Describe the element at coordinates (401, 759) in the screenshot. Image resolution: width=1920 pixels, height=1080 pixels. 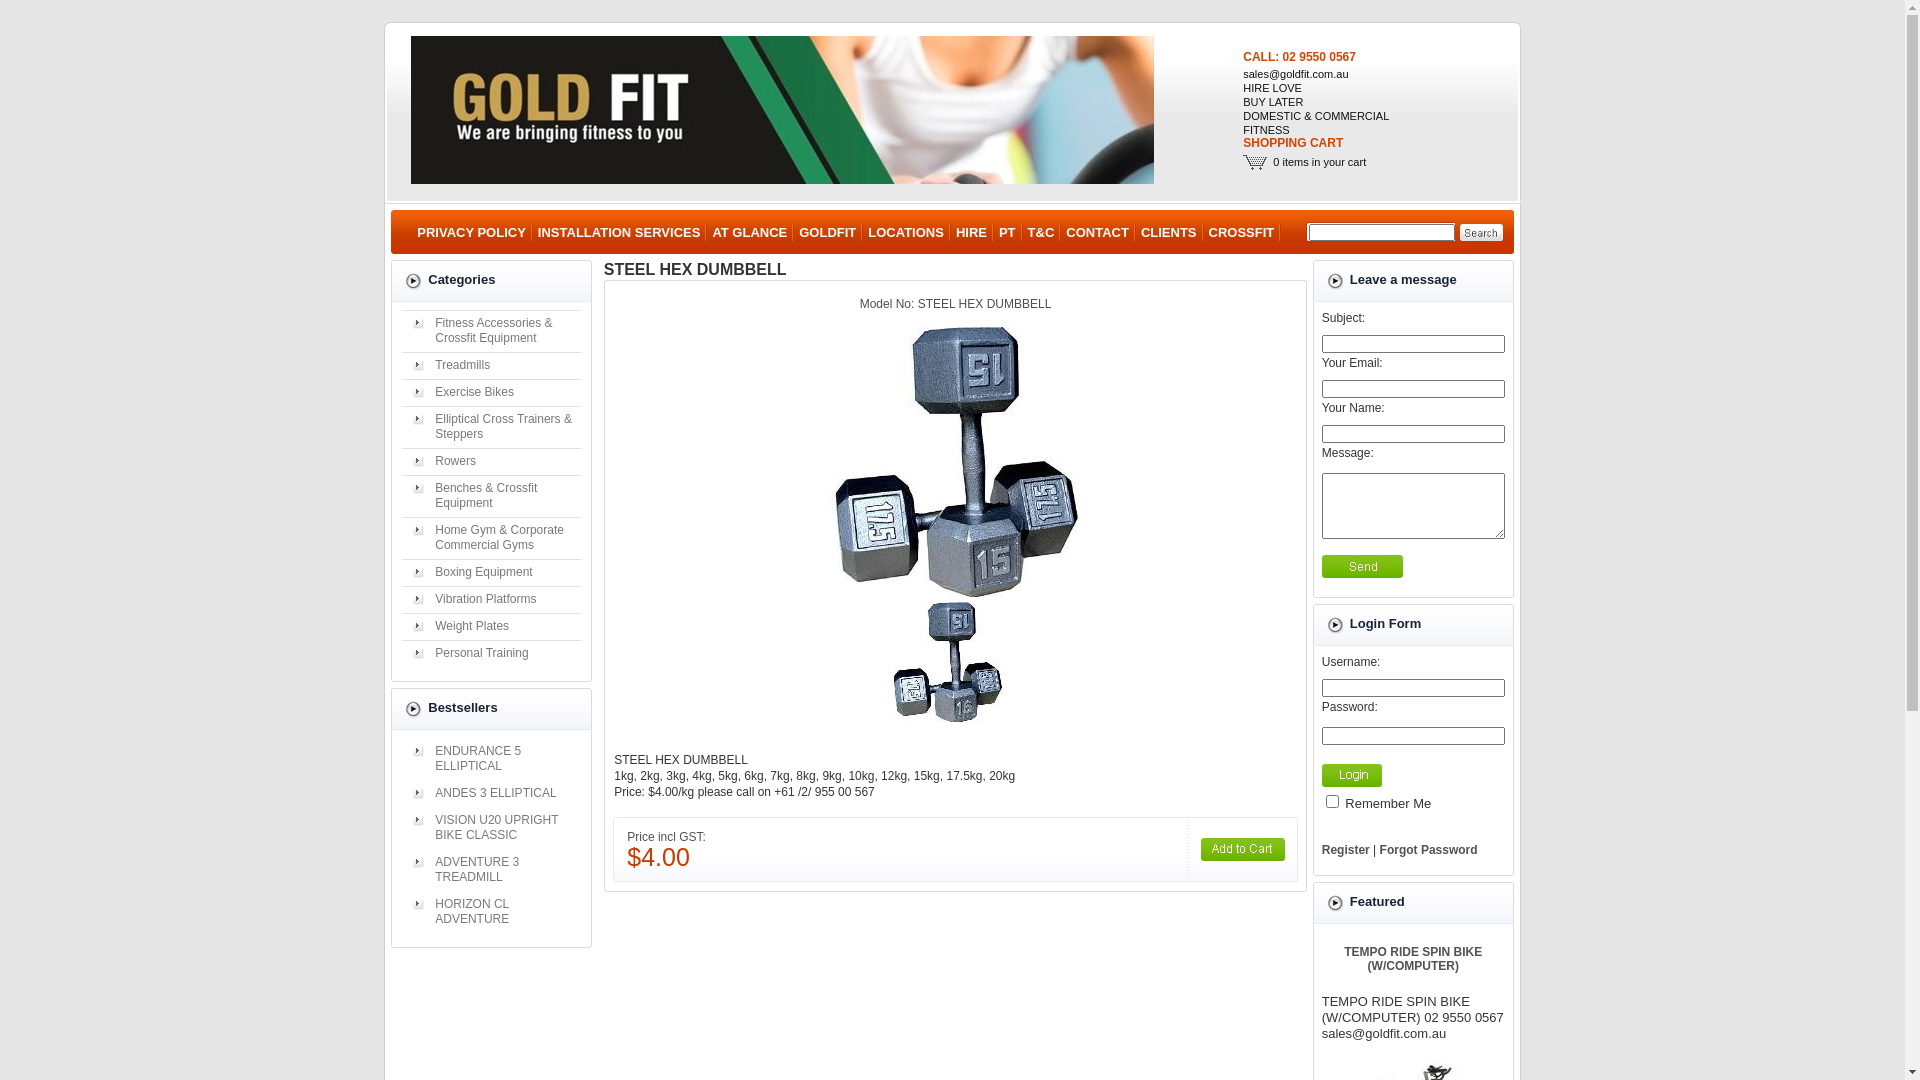
I see `'ENDURANCE 5 ELLIPTICAL'` at that location.